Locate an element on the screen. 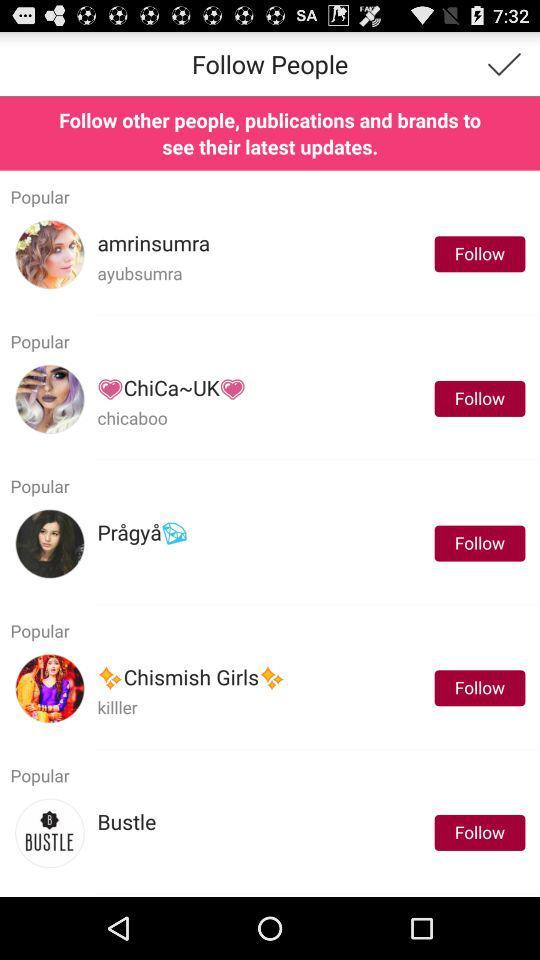  icon below the popular item is located at coordinates (191, 678).